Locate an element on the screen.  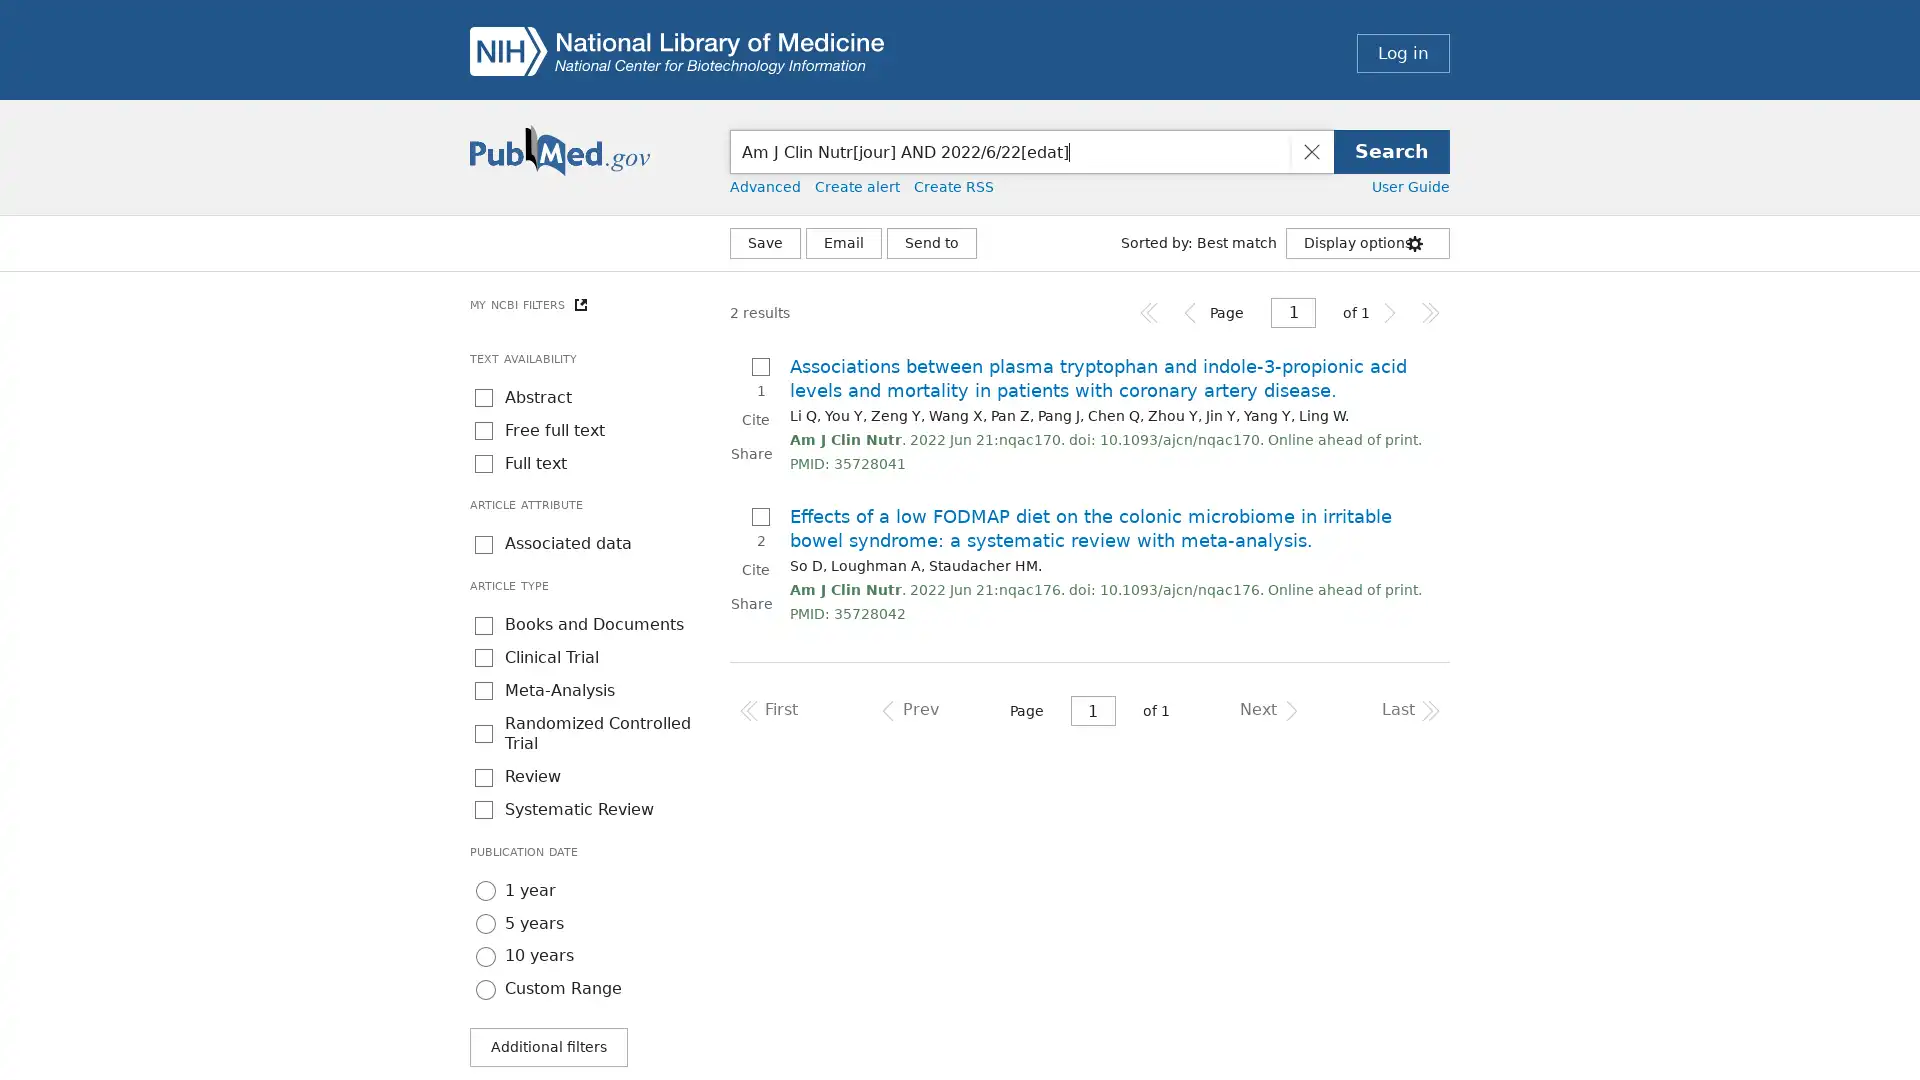
Navigates to the previous page of results. is located at coordinates (910, 709).